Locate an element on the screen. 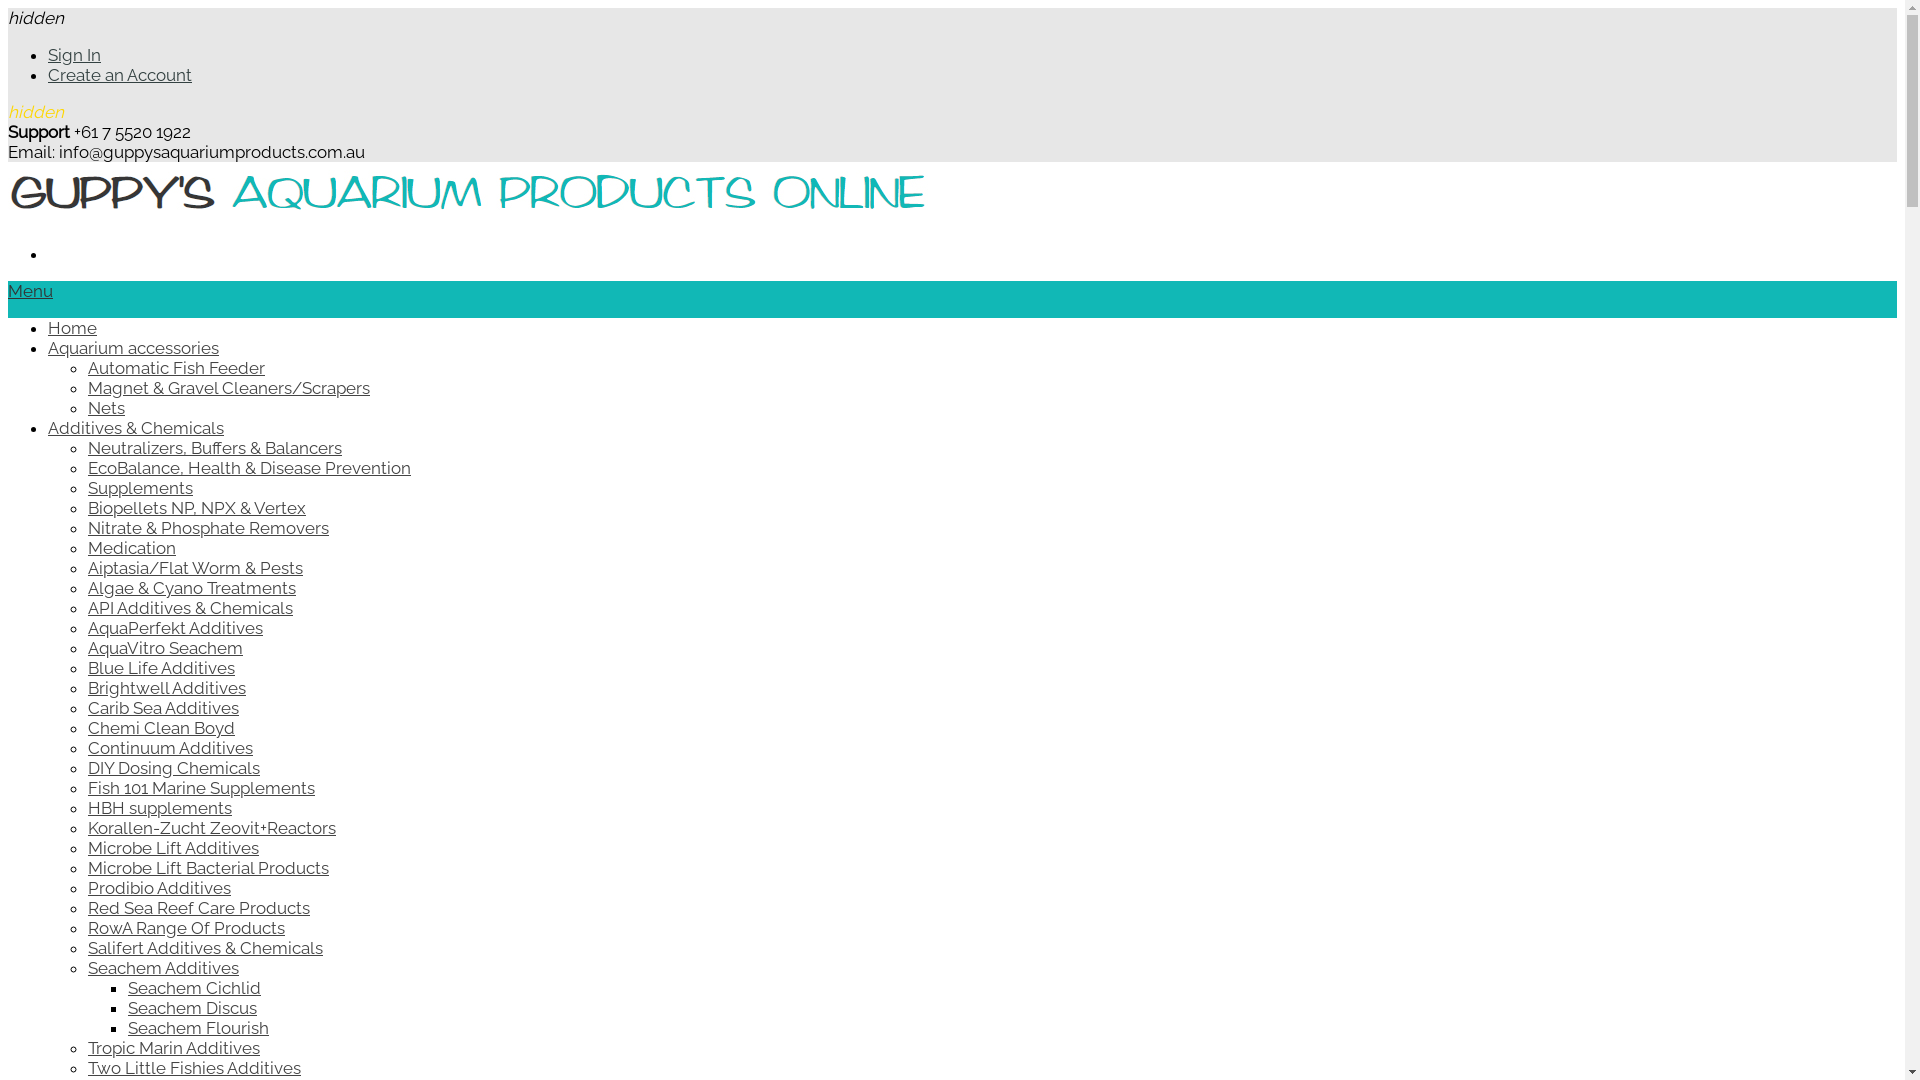  'Supplements' is located at coordinates (139, 488).